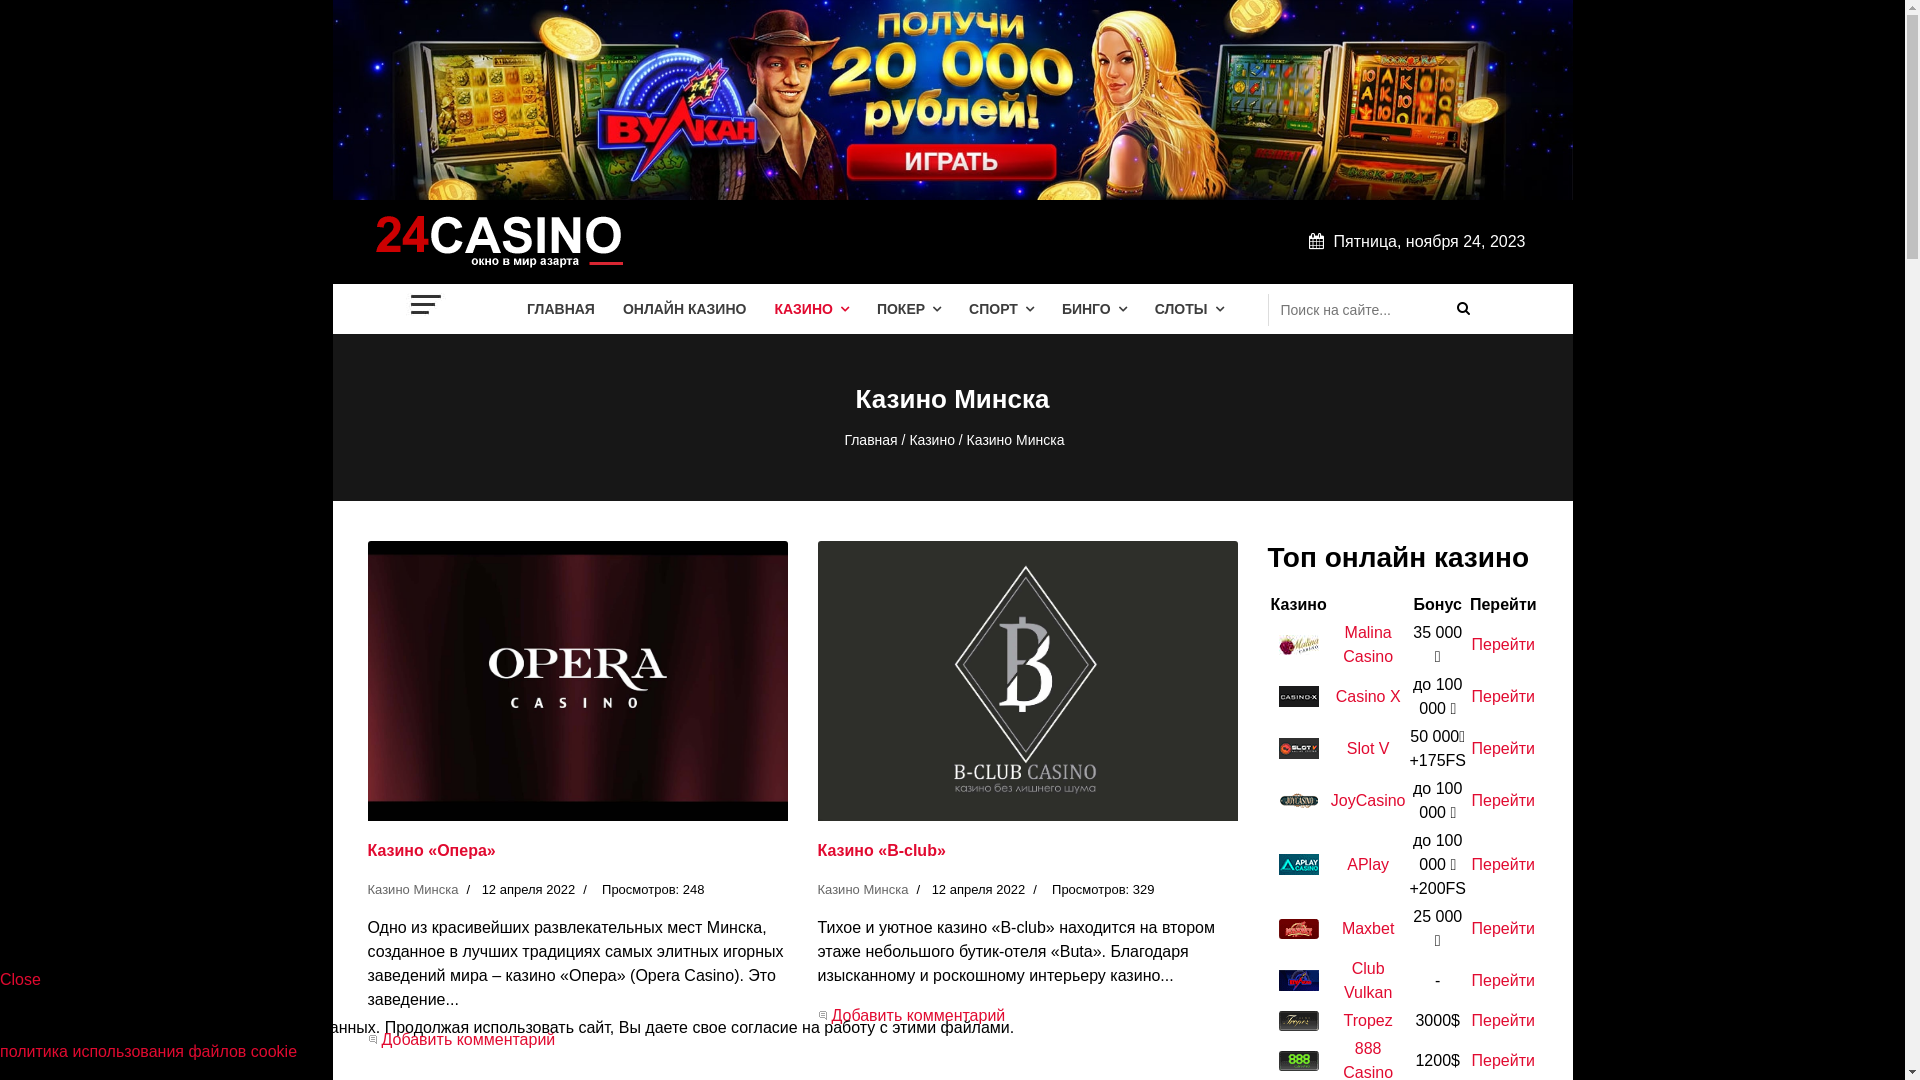  Describe the element at coordinates (1367, 1020) in the screenshot. I see `'Tropez'` at that location.